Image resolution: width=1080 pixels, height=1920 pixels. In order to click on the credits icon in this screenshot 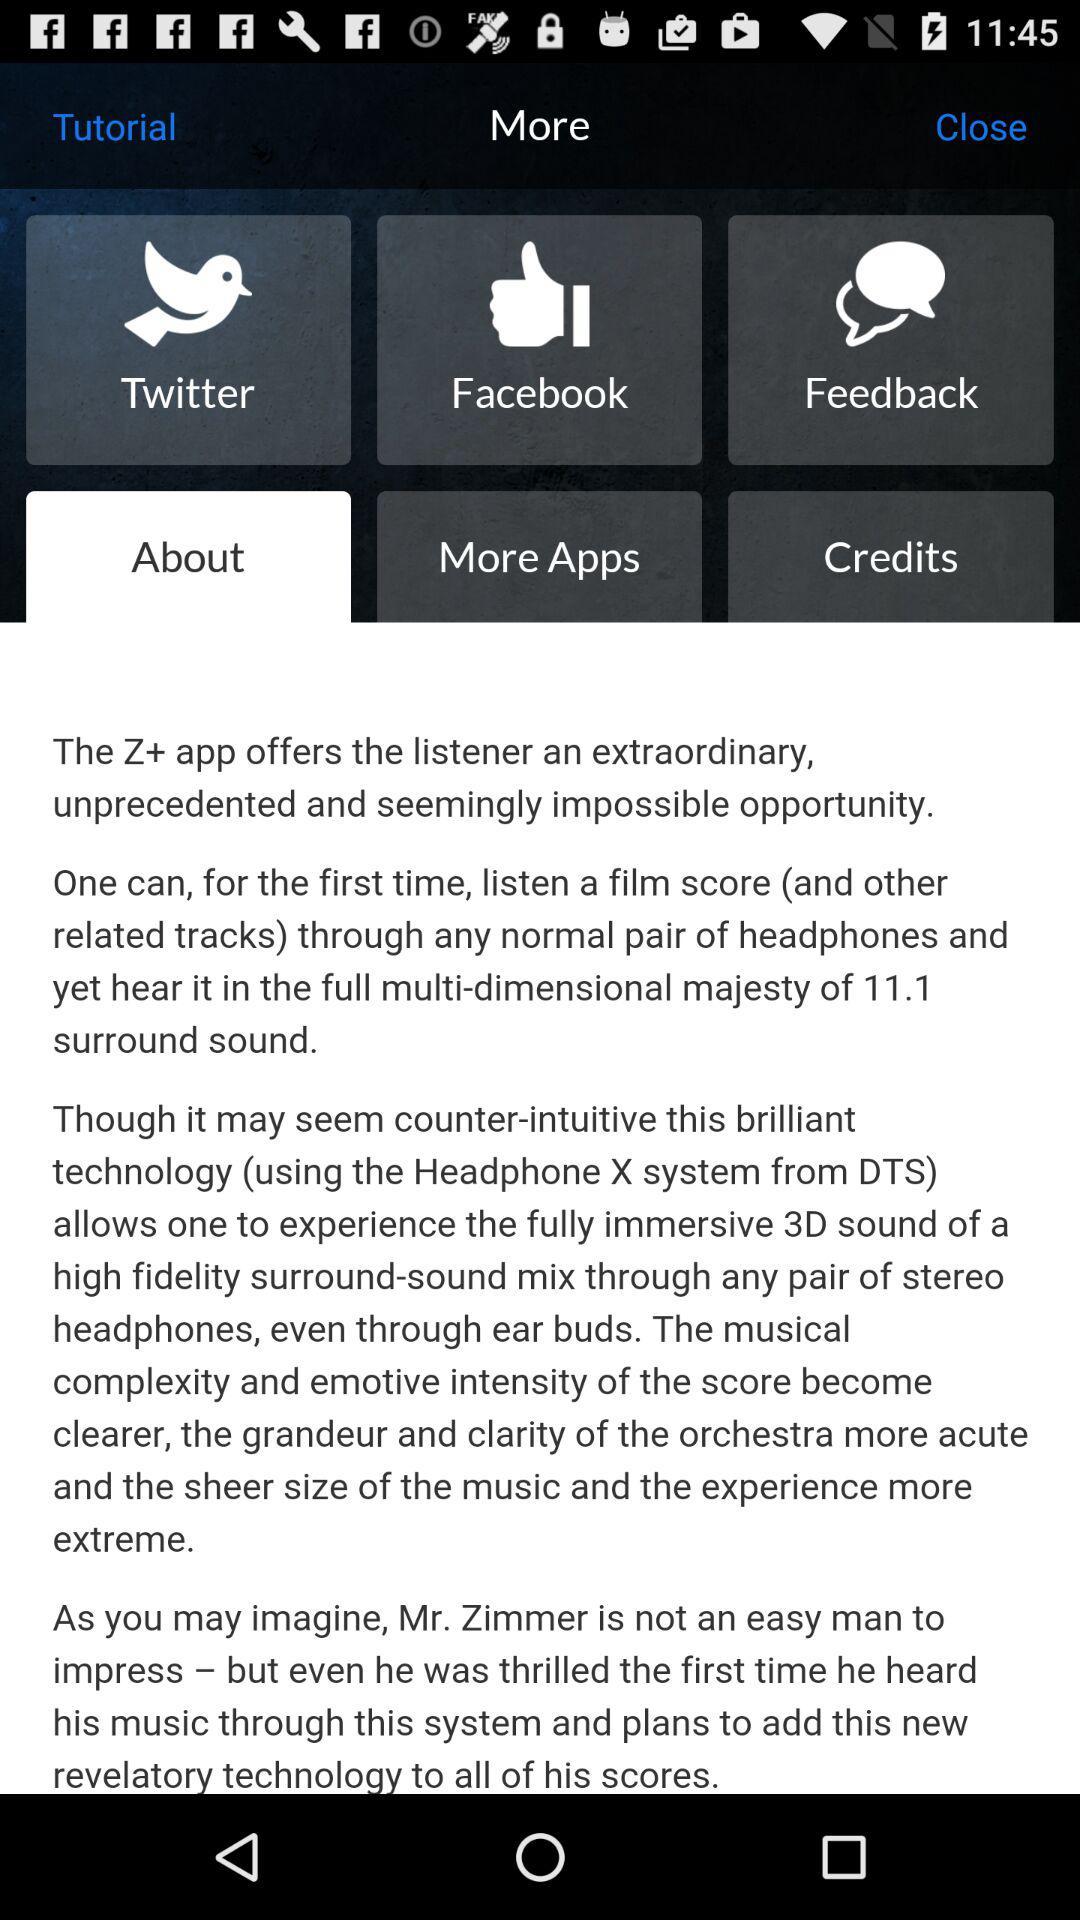, I will do `click(890, 556)`.